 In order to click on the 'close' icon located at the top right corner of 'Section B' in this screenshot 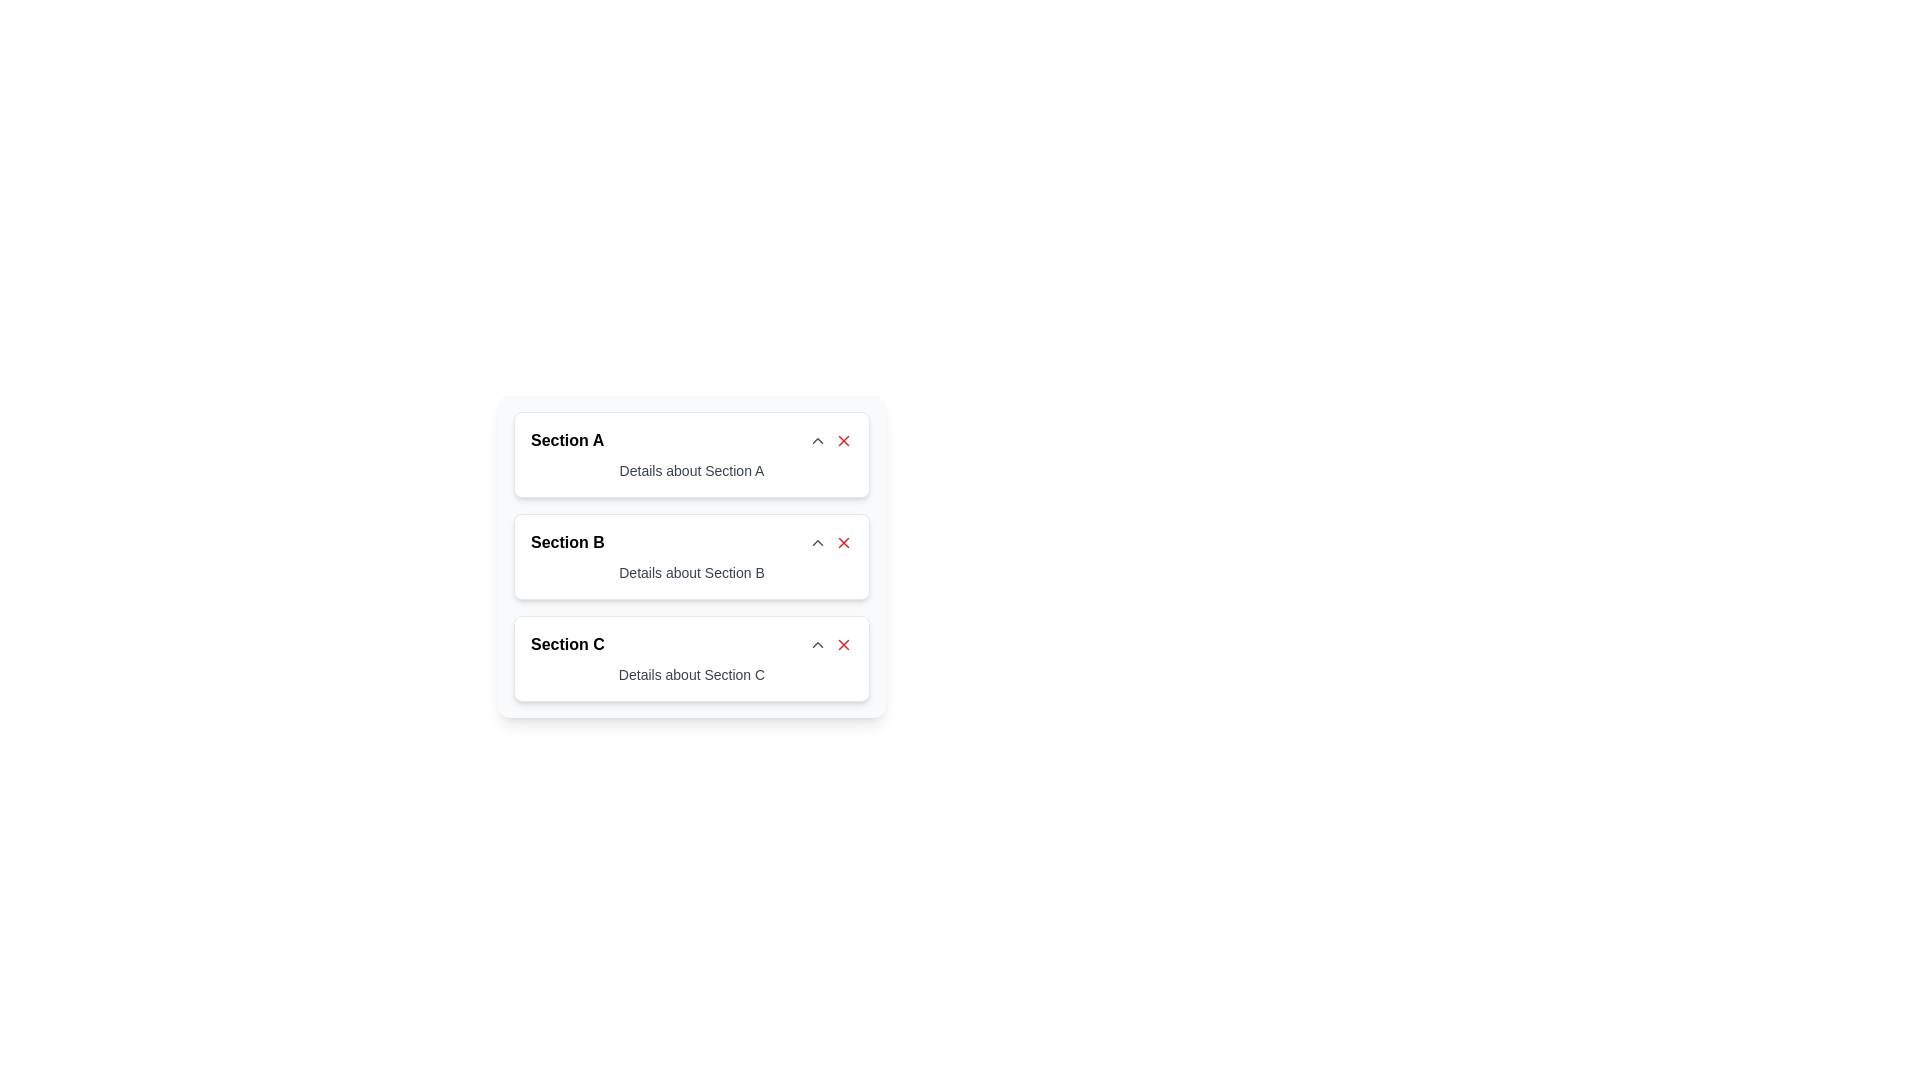, I will do `click(844, 543)`.